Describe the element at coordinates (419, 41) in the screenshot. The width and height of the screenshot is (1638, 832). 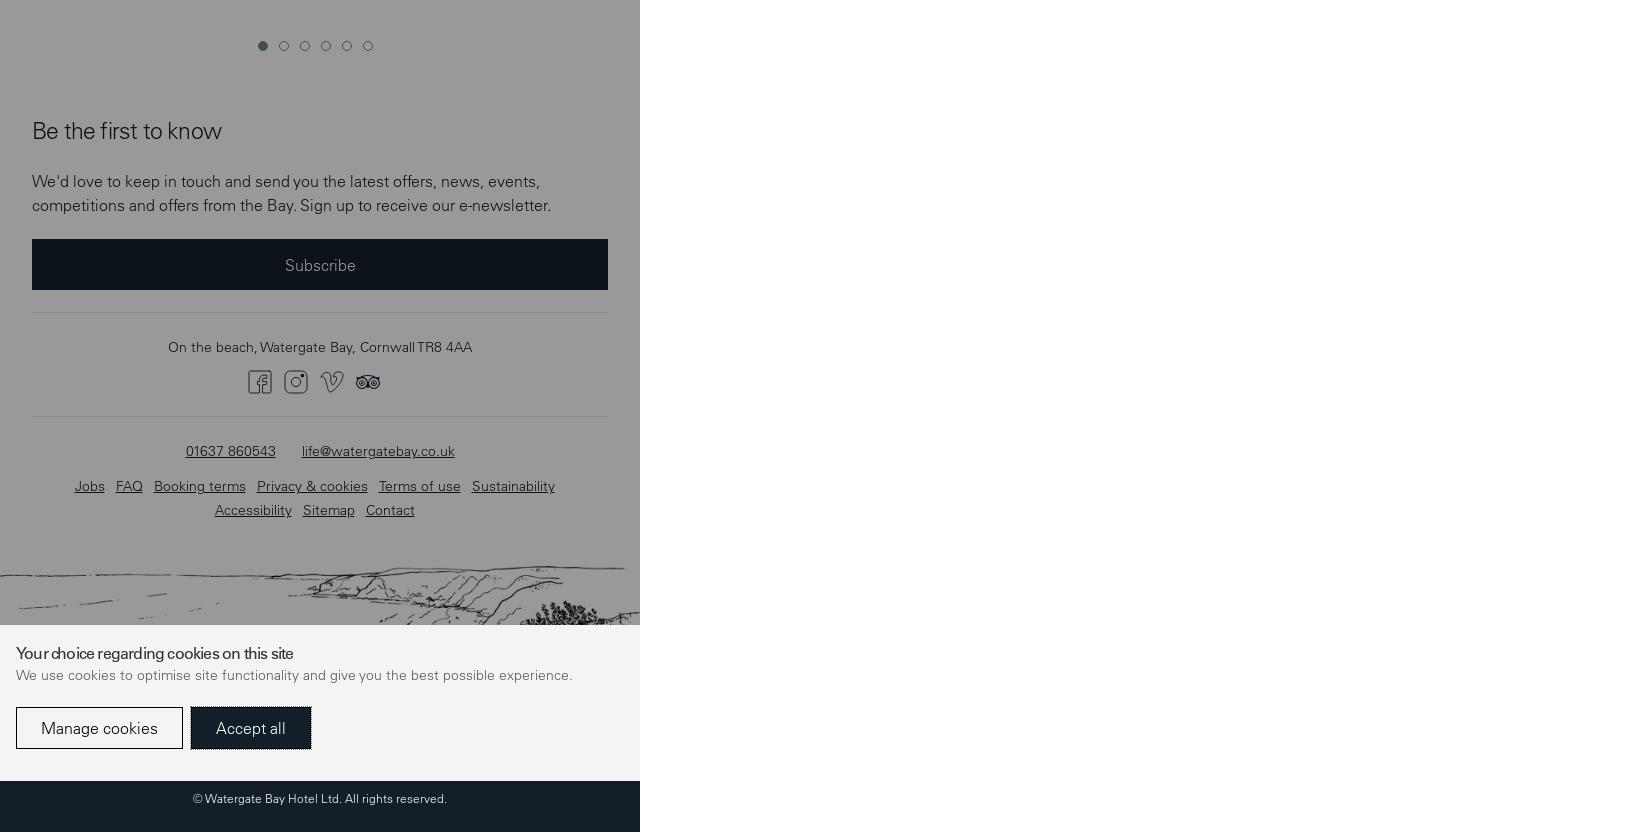
I see `'Terms of use'` at that location.